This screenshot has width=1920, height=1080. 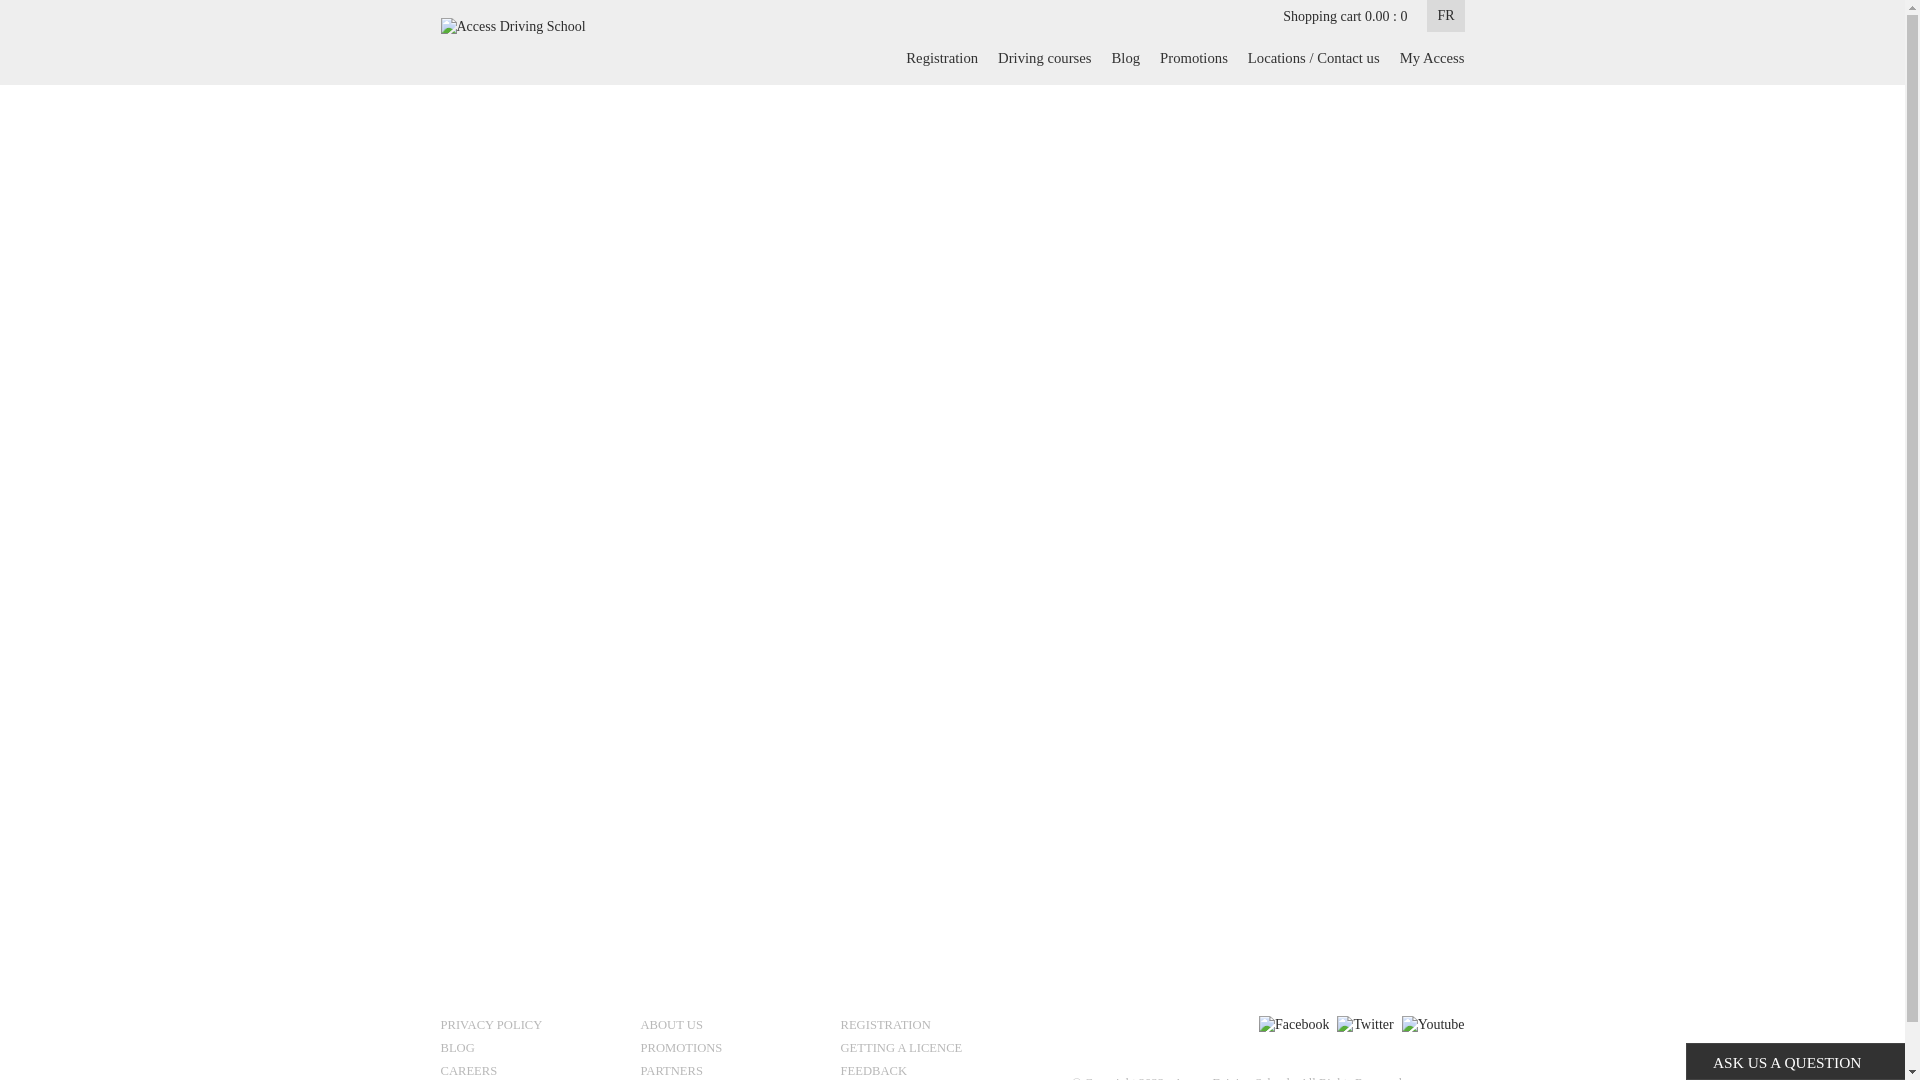 What do you see at coordinates (731, 1049) in the screenshot?
I see `'PROMOTIONS'` at bounding box center [731, 1049].